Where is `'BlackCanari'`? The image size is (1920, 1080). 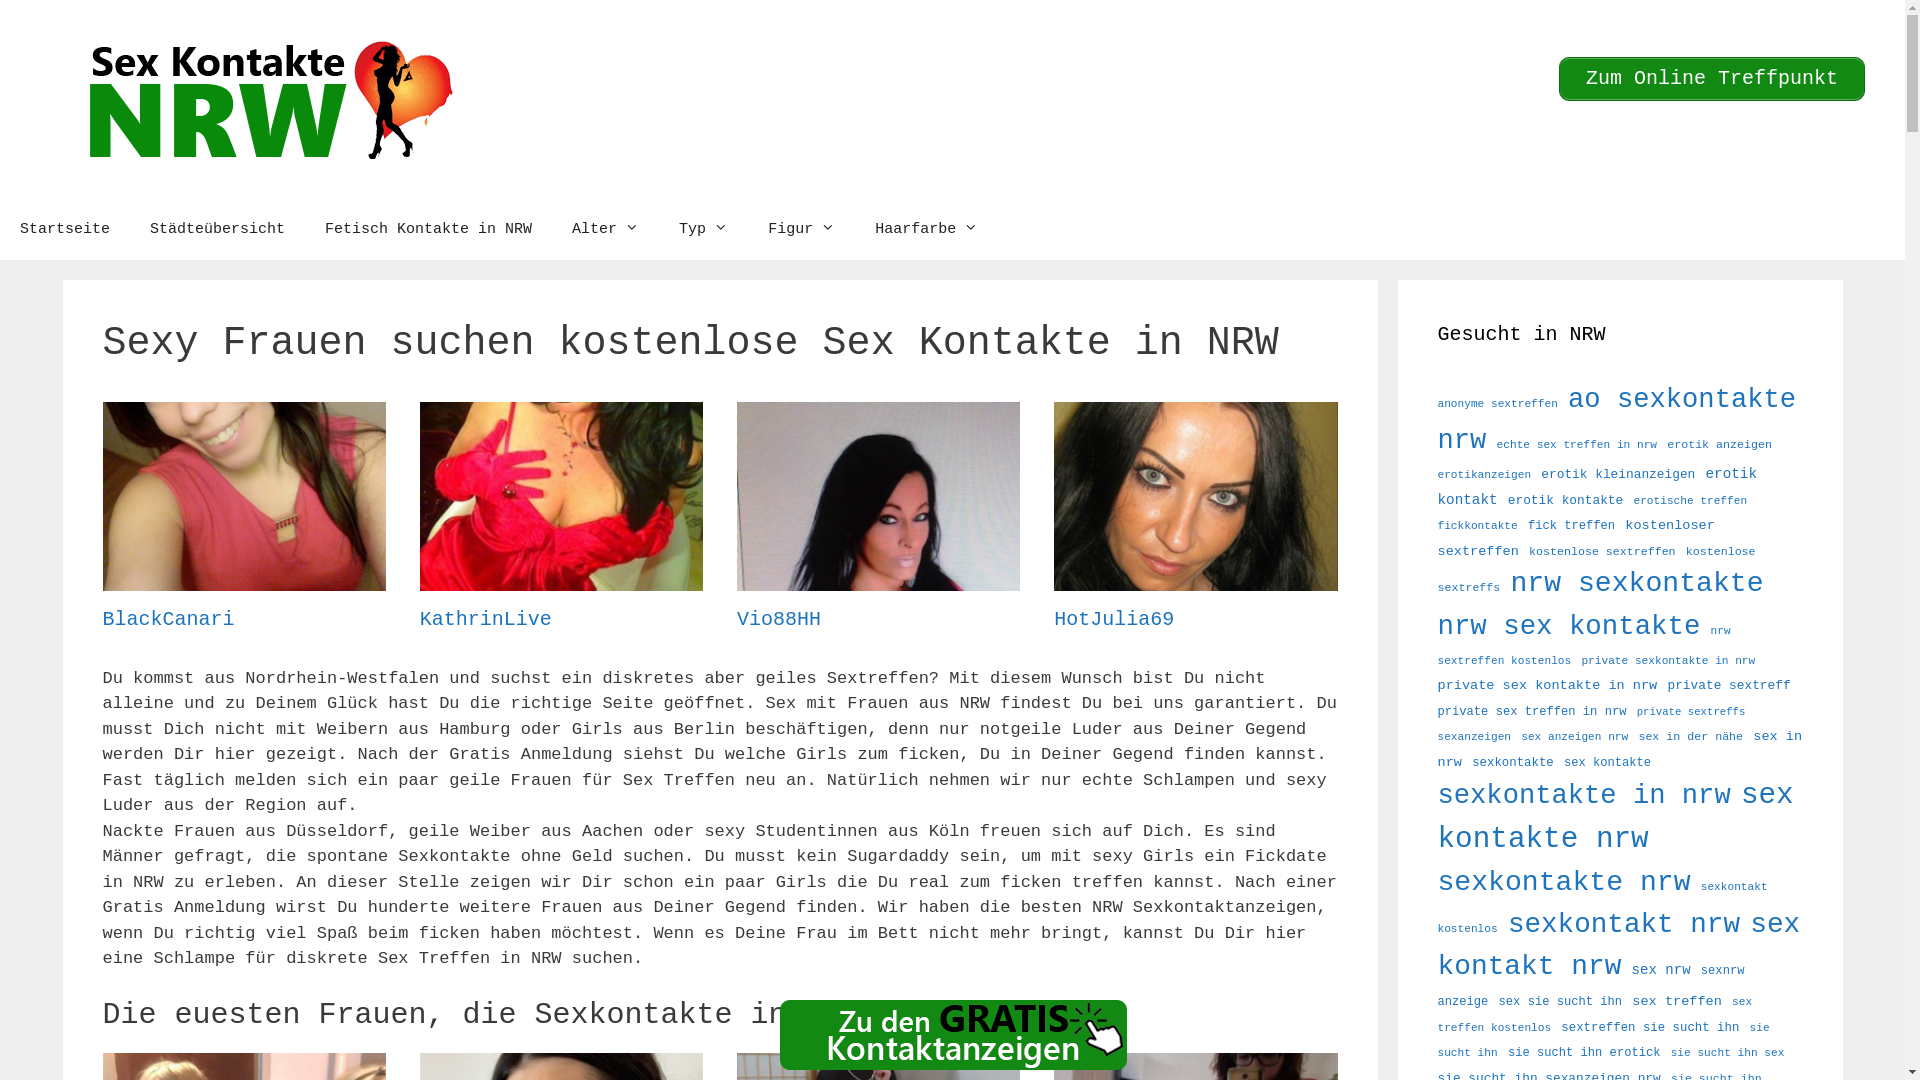 'BlackCanari' is located at coordinates (100, 618).